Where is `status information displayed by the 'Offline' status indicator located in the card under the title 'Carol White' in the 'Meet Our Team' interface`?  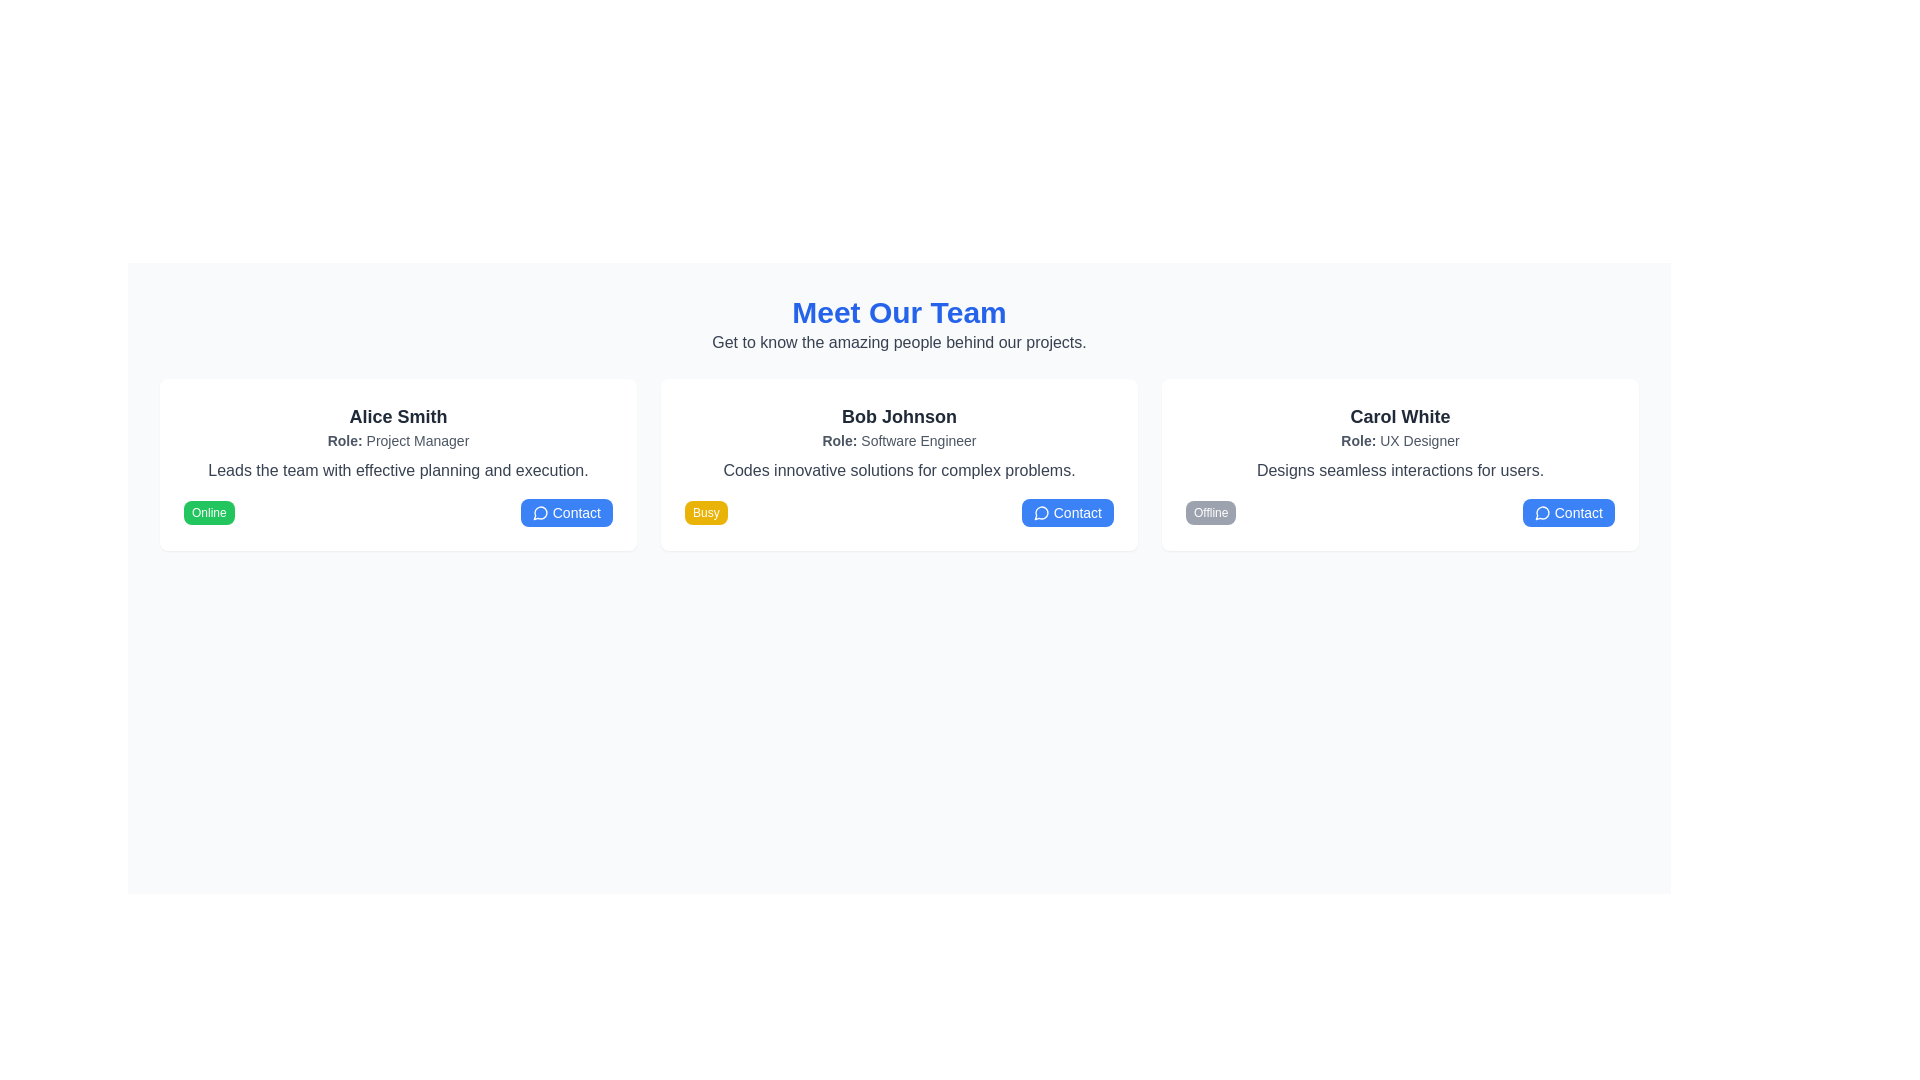 status information displayed by the 'Offline' status indicator located in the card under the title 'Carol White' in the 'Meet Our Team' interface is located at coordinates (1210, 512).